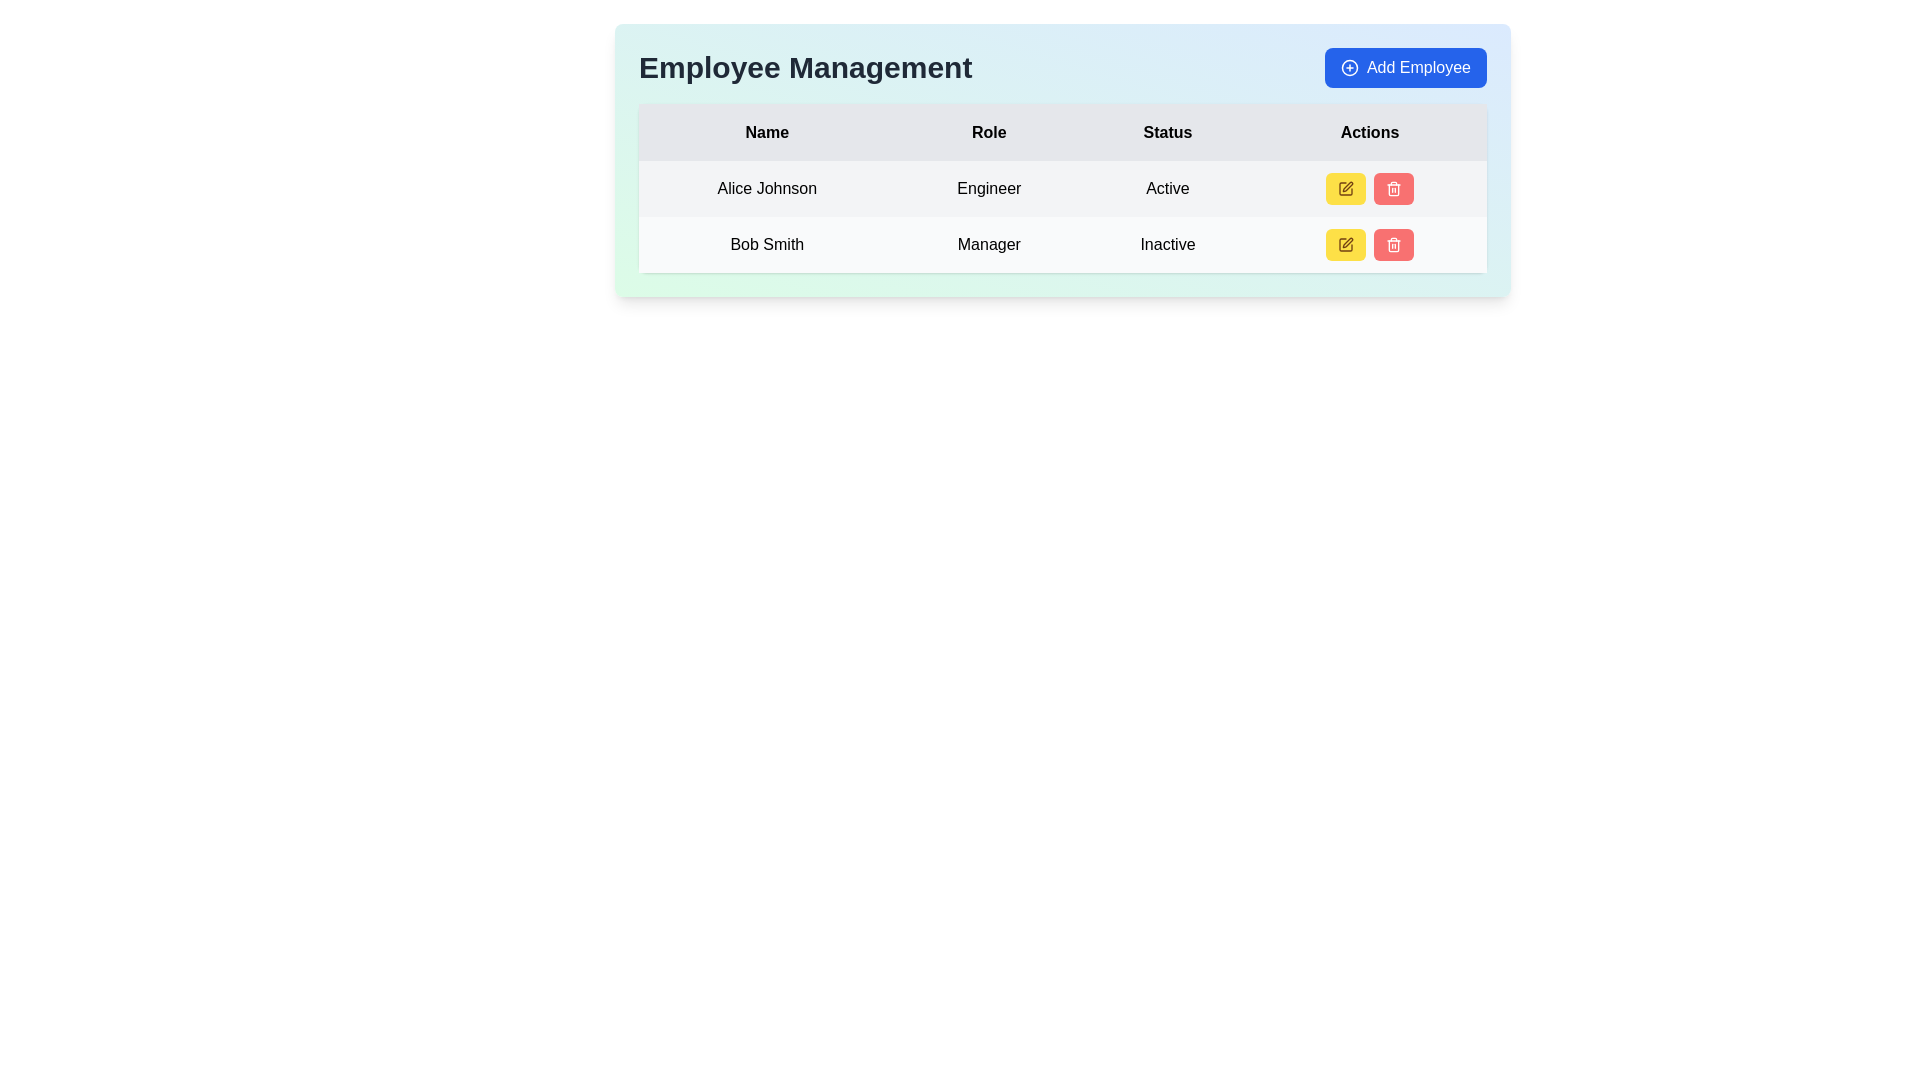 This screenshot has height=1080, width=1920. I want to click on the rectangular button with a bright yellow background and a pen icon, located in the second row of the 'Actions' column under 'Employee Management', so click(1345, 244).